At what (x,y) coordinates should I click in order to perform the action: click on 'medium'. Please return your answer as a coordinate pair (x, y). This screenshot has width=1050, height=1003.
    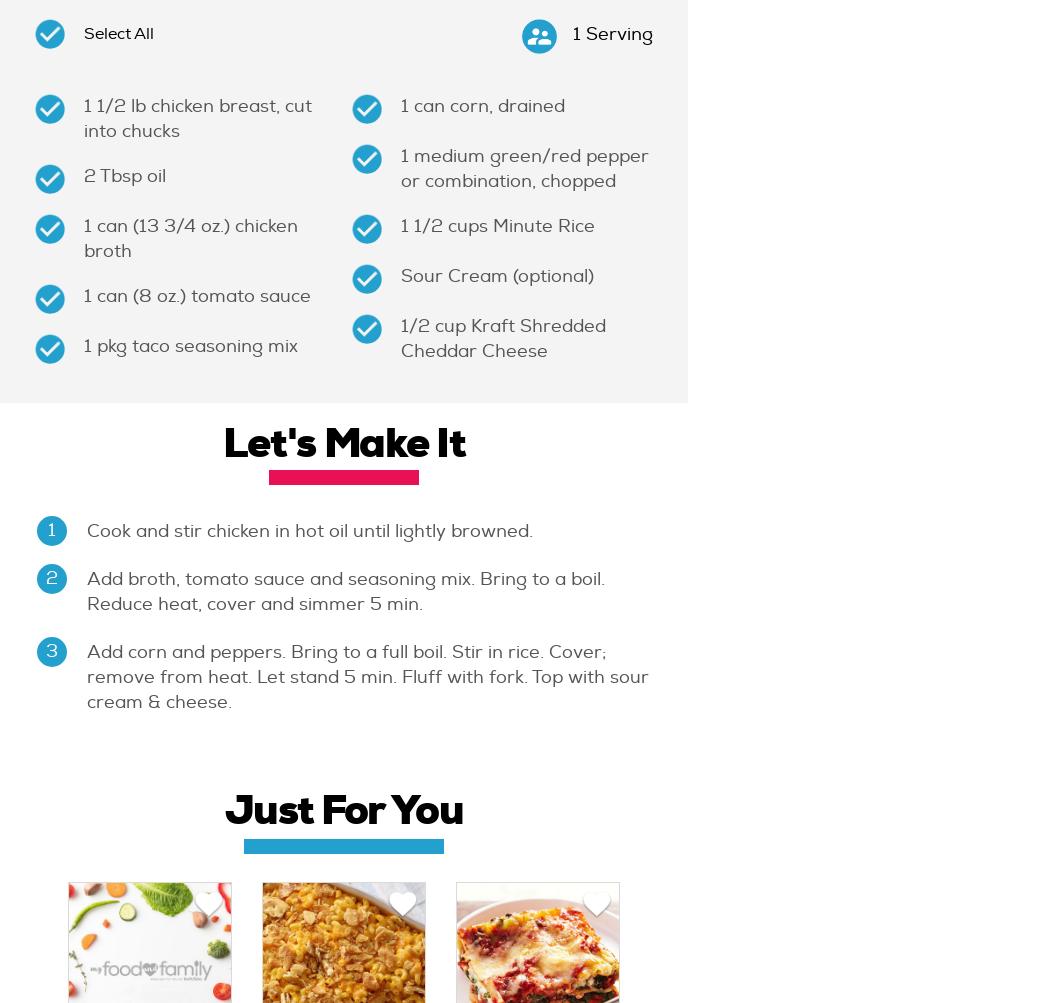
    Looking at the image, I should click on (452, 155).